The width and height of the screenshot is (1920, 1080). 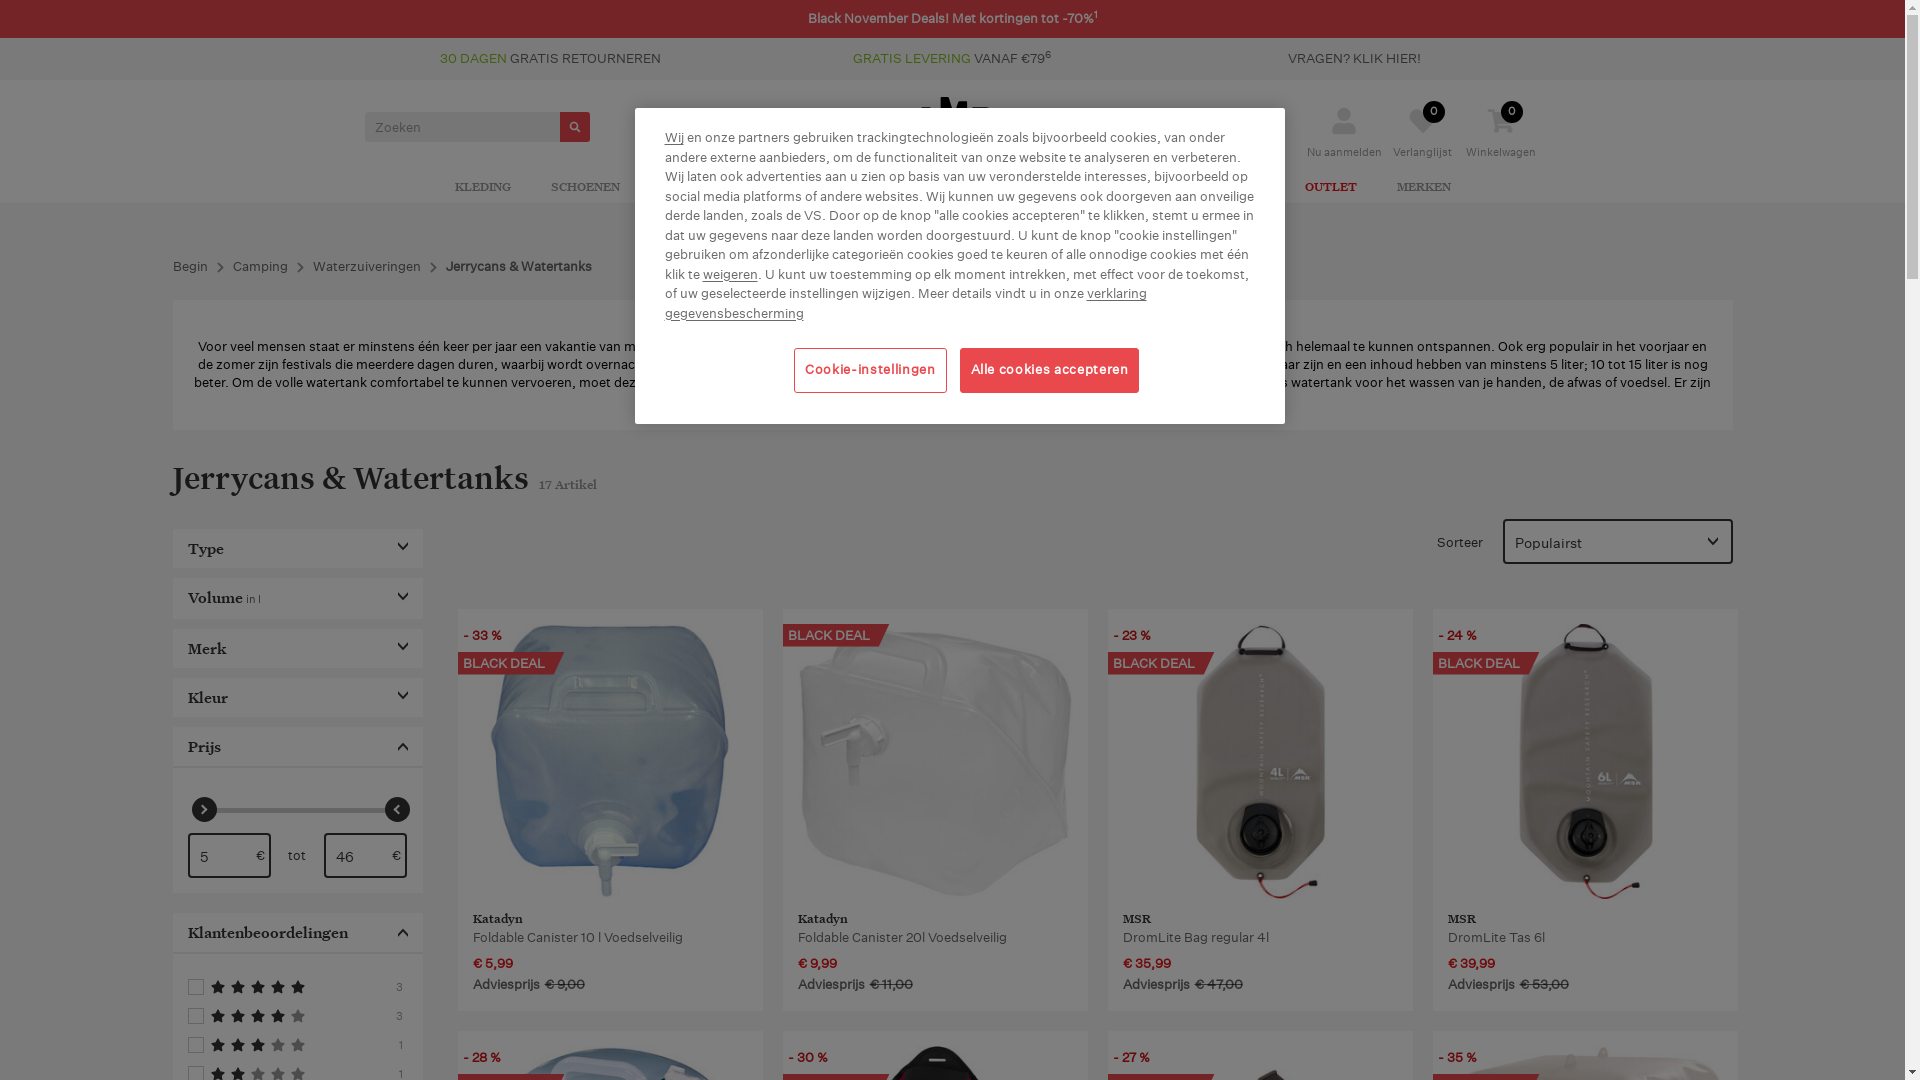 What do you see at coordinates (296, 1015) in the screenshot?
I see `'Filtert naar 4'` at bounding box center [296, 1015].